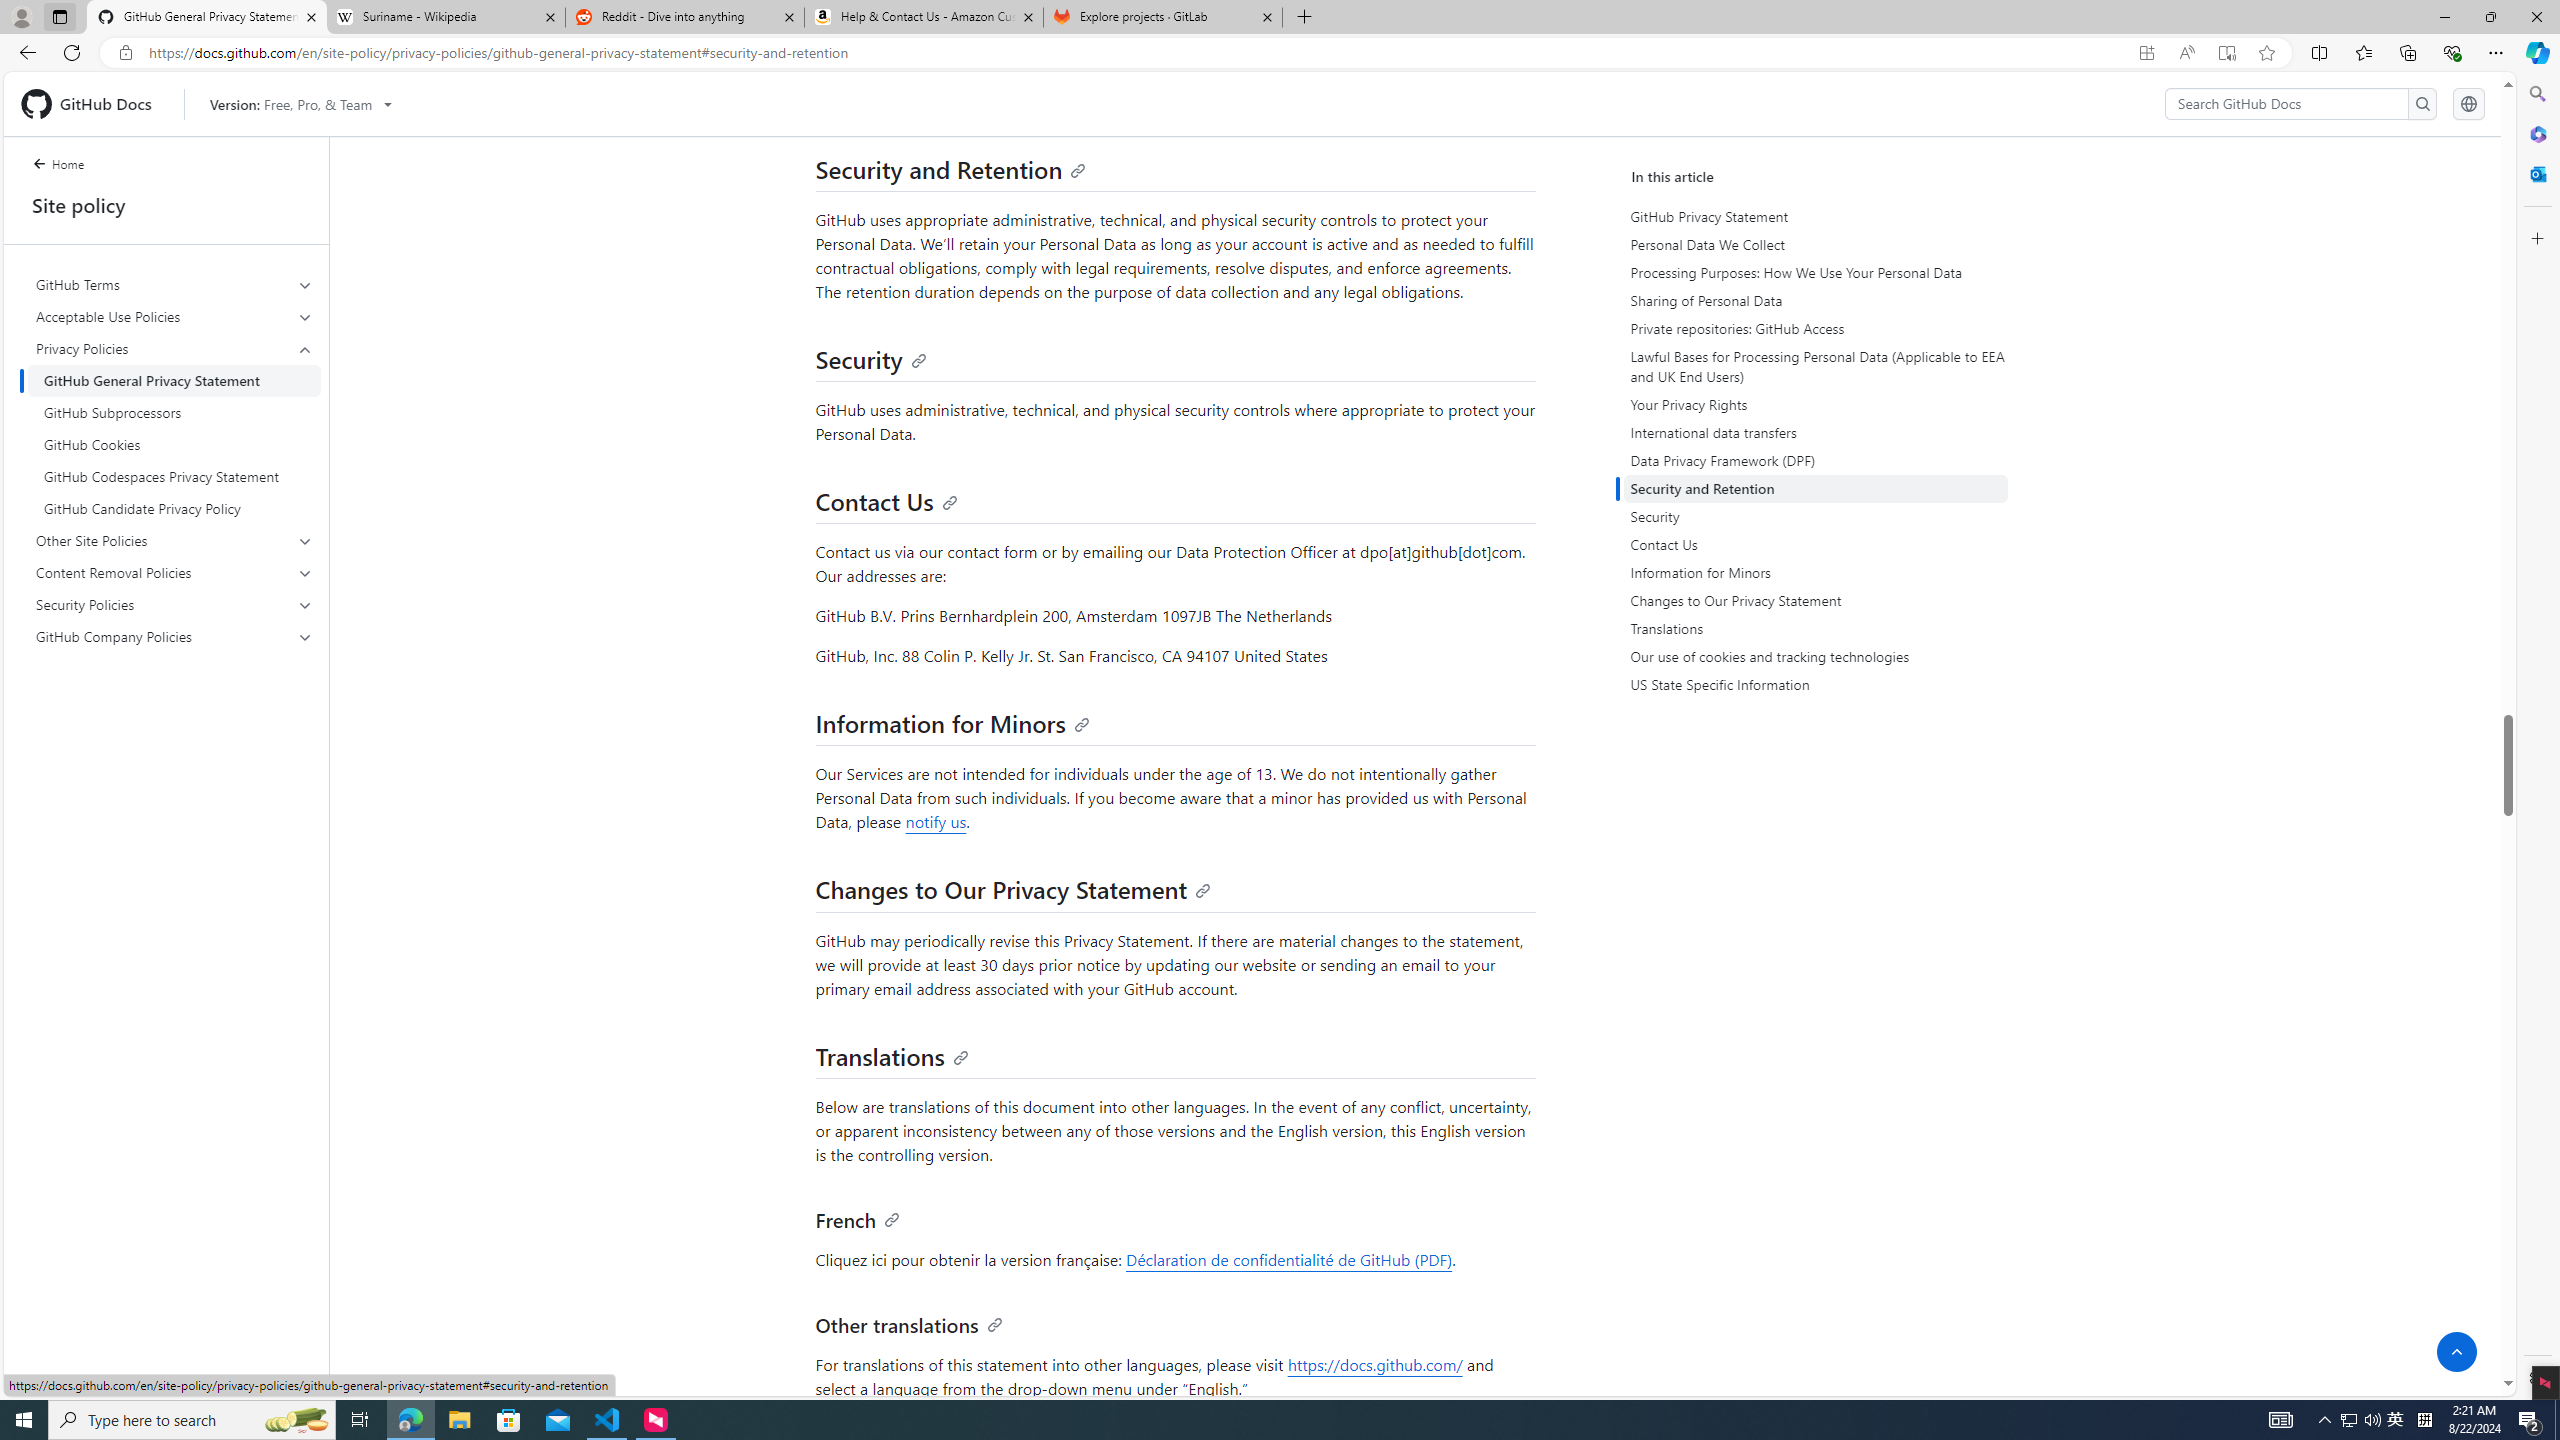 The image size is (2560, 1440). Describe the element at coordinates (444, 16) in the screenshot. I see `'Suriname - Wikipedia'` at that location.